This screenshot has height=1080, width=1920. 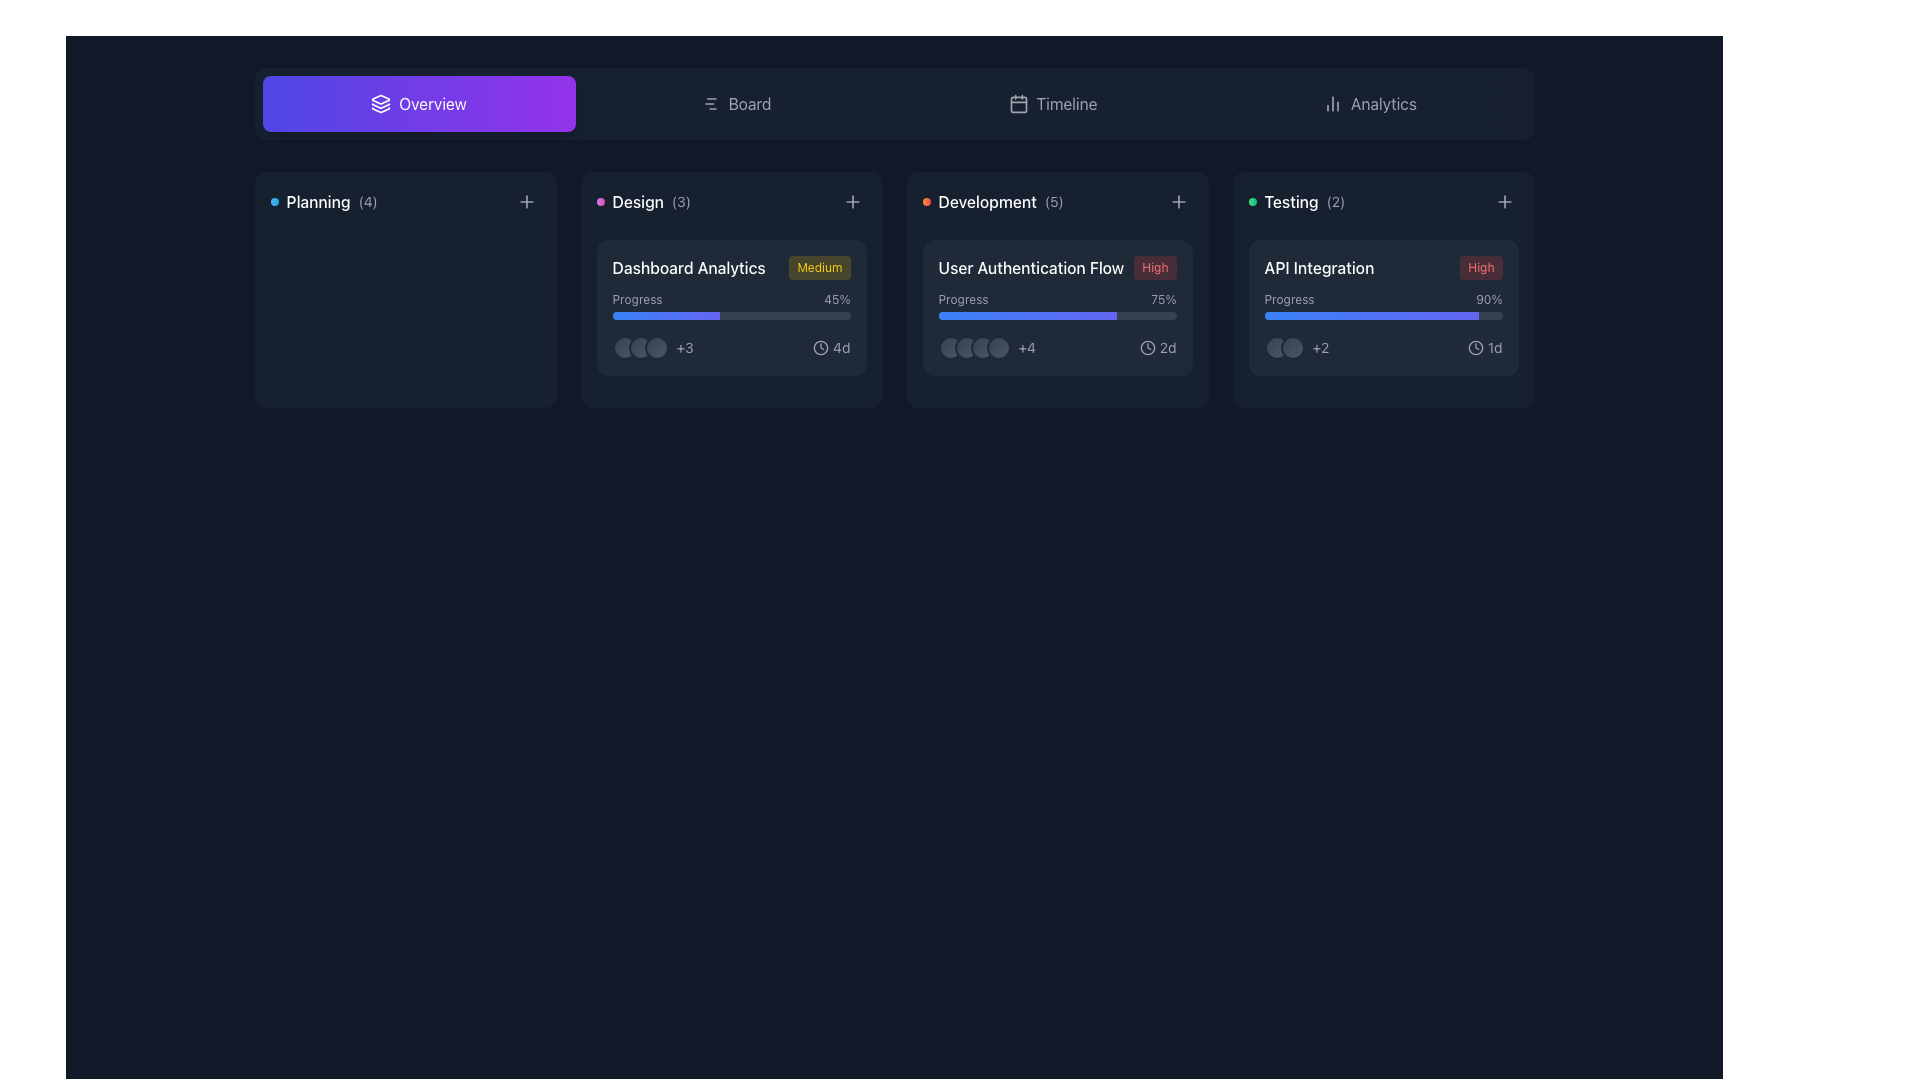 What do you see at coordinates (710, 104) in the screenshot?
I see `the visual indicator icon for the 'Board' button, which is centrally positioned inside the button in the top navigation menu` at bounding box center [710, 104].